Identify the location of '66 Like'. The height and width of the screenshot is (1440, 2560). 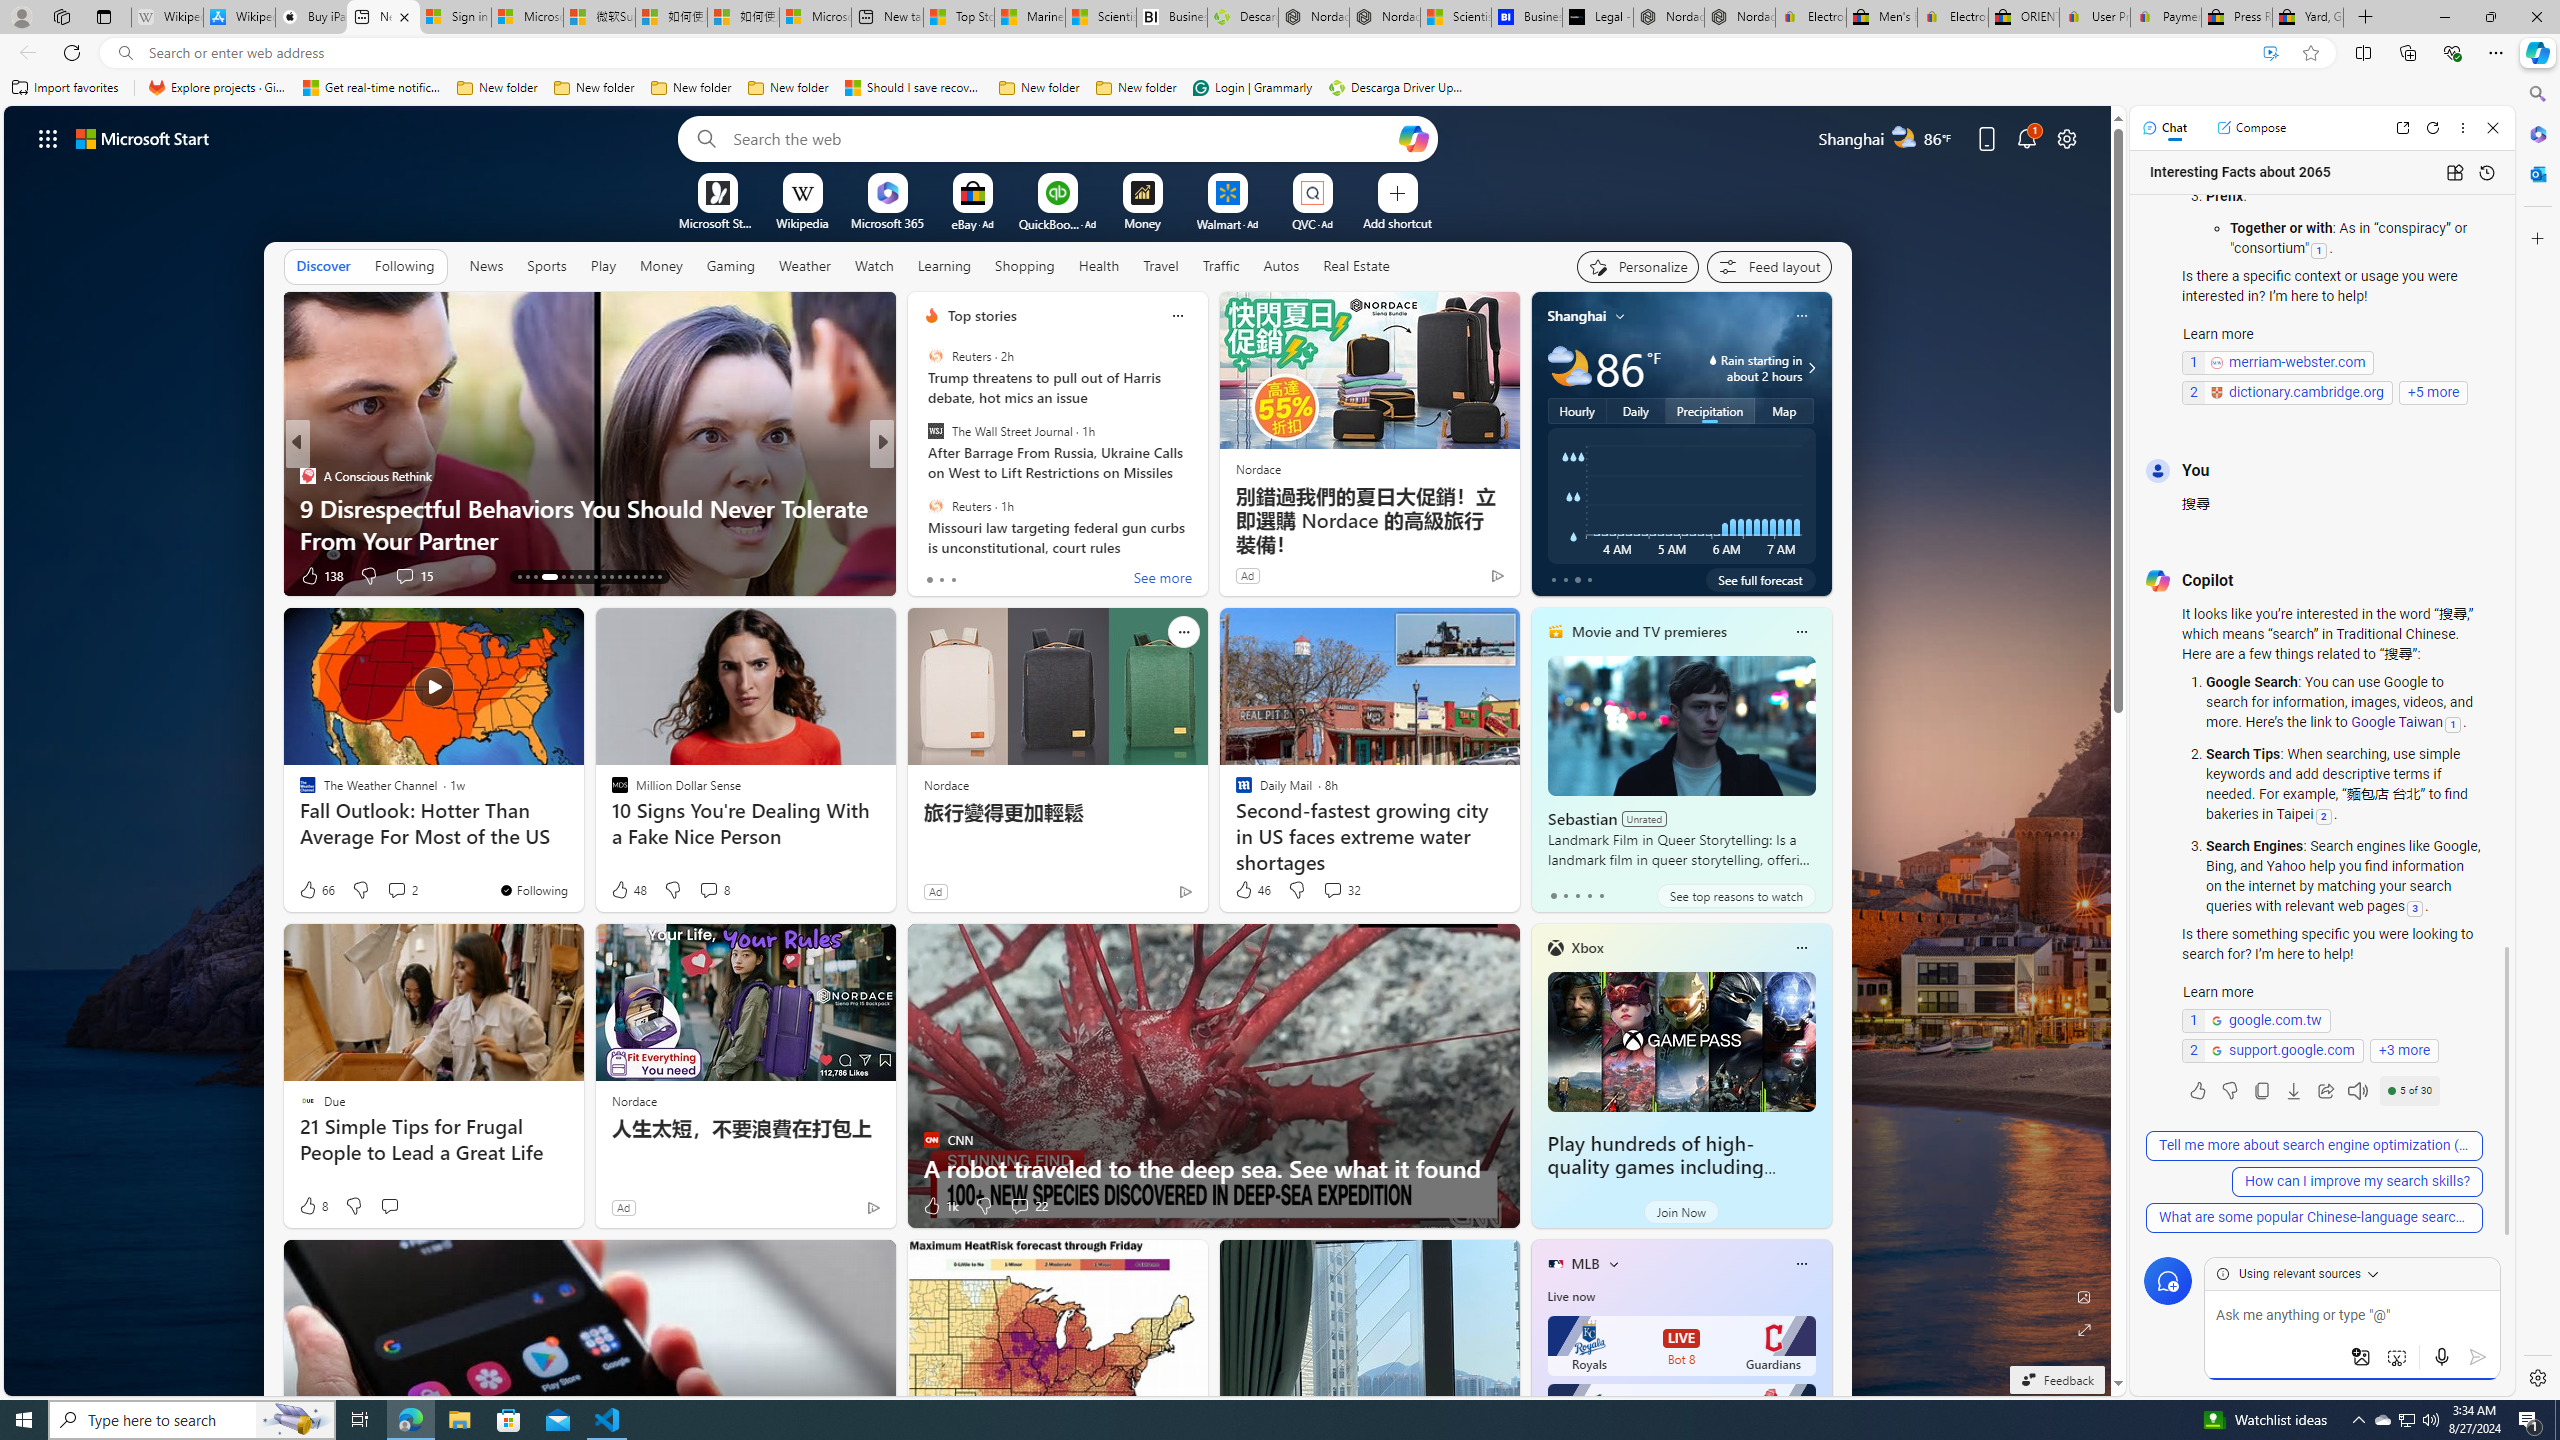
(315, 888).